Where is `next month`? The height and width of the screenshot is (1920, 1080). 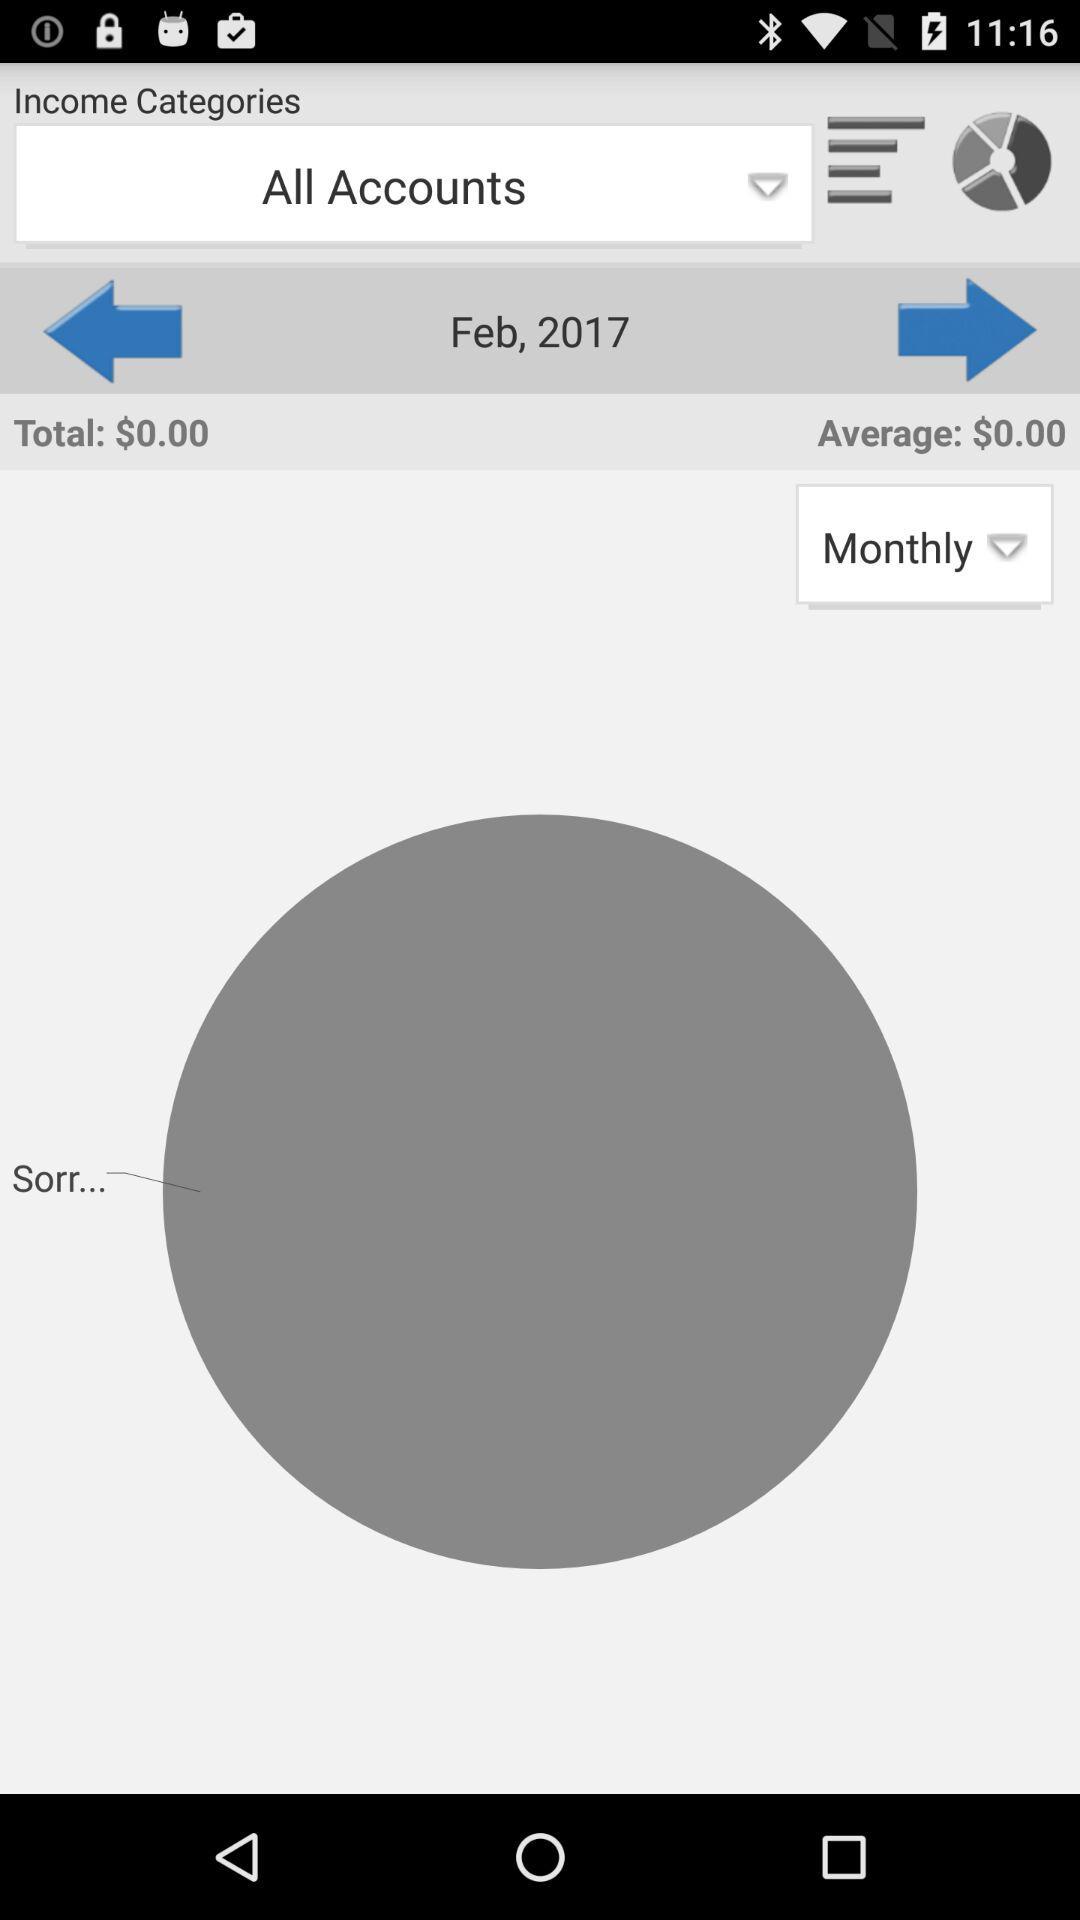
next month is located at coordinates (968, 330).